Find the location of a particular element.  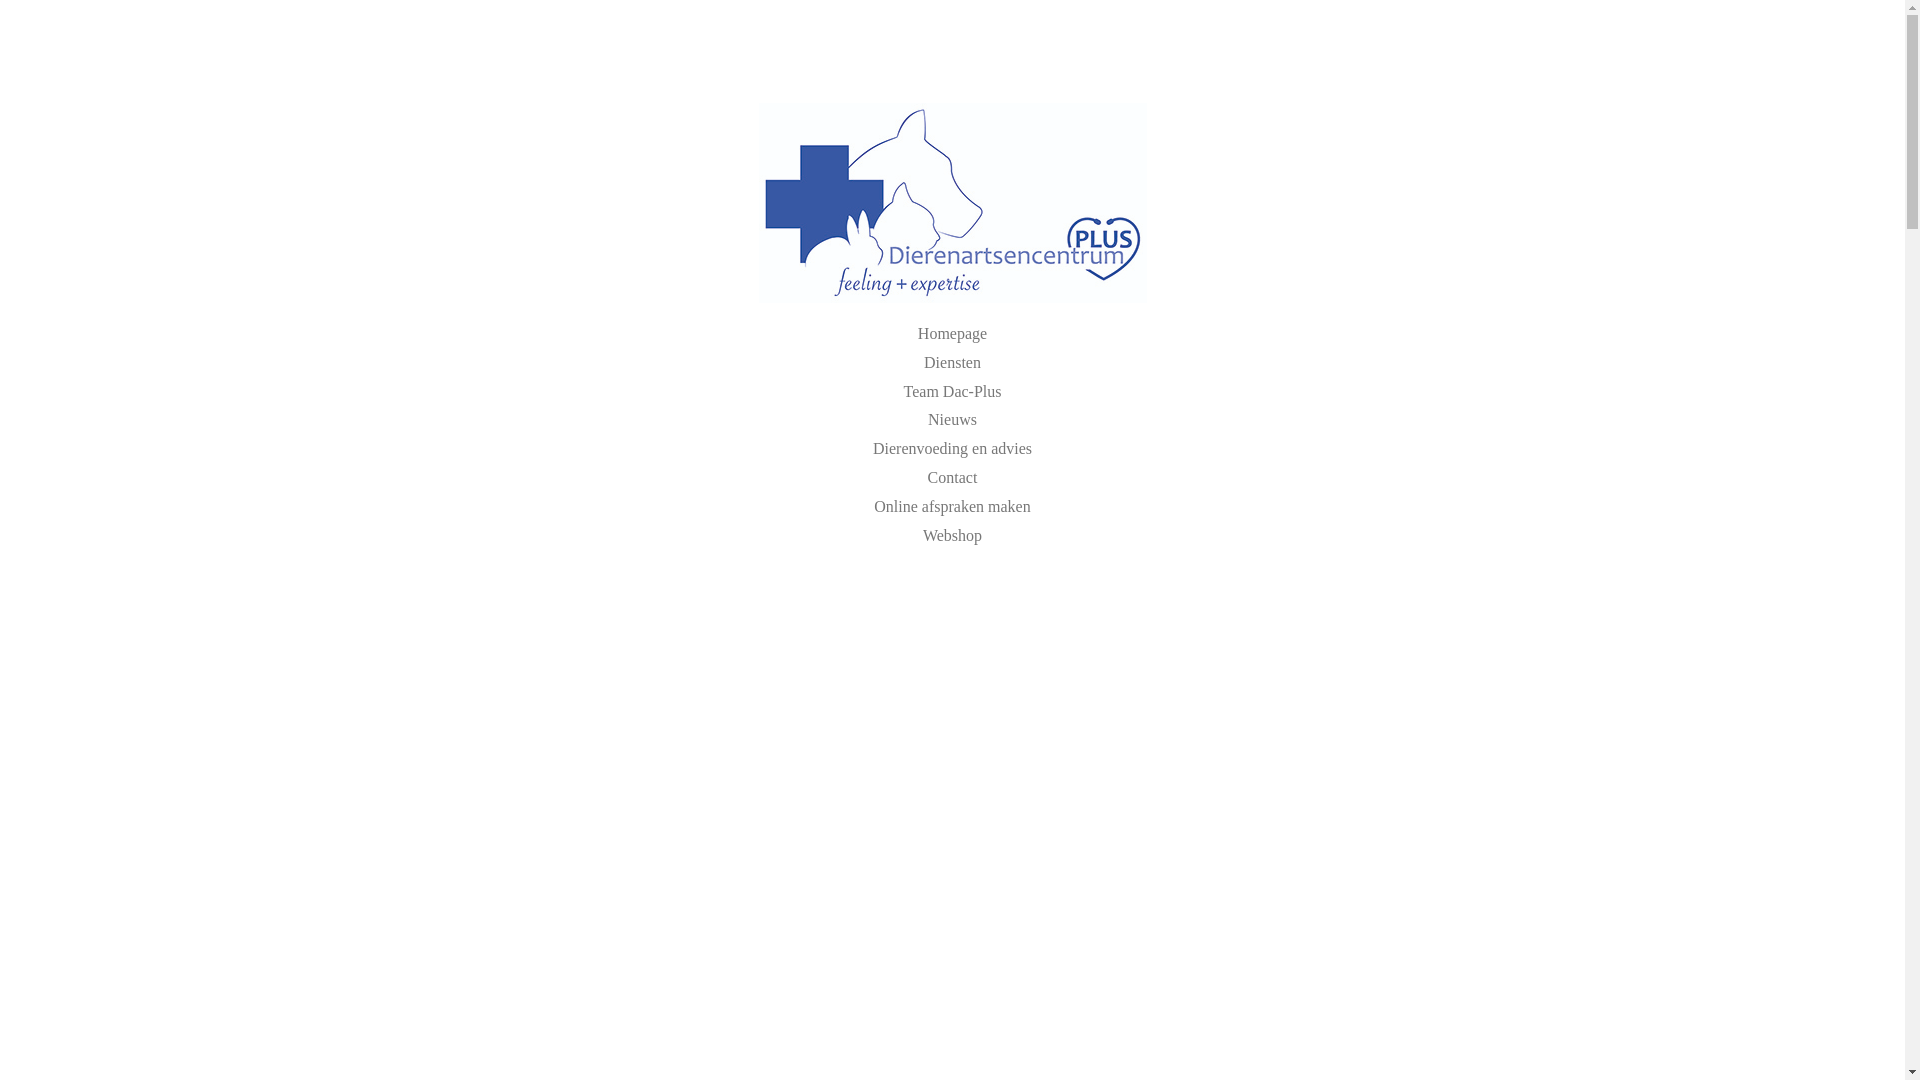

'info@dac-plus.be' is located at coordinates (989, 55).